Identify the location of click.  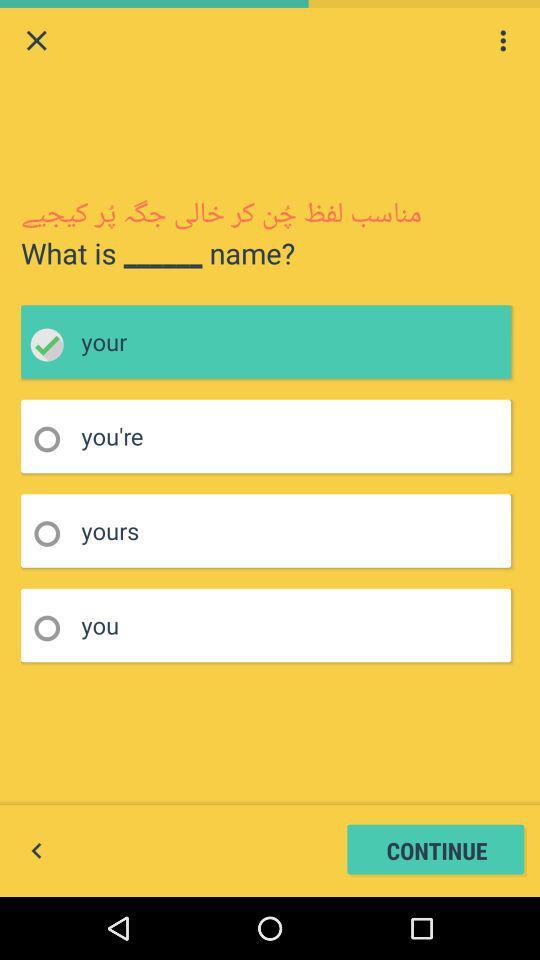
(53, 345).